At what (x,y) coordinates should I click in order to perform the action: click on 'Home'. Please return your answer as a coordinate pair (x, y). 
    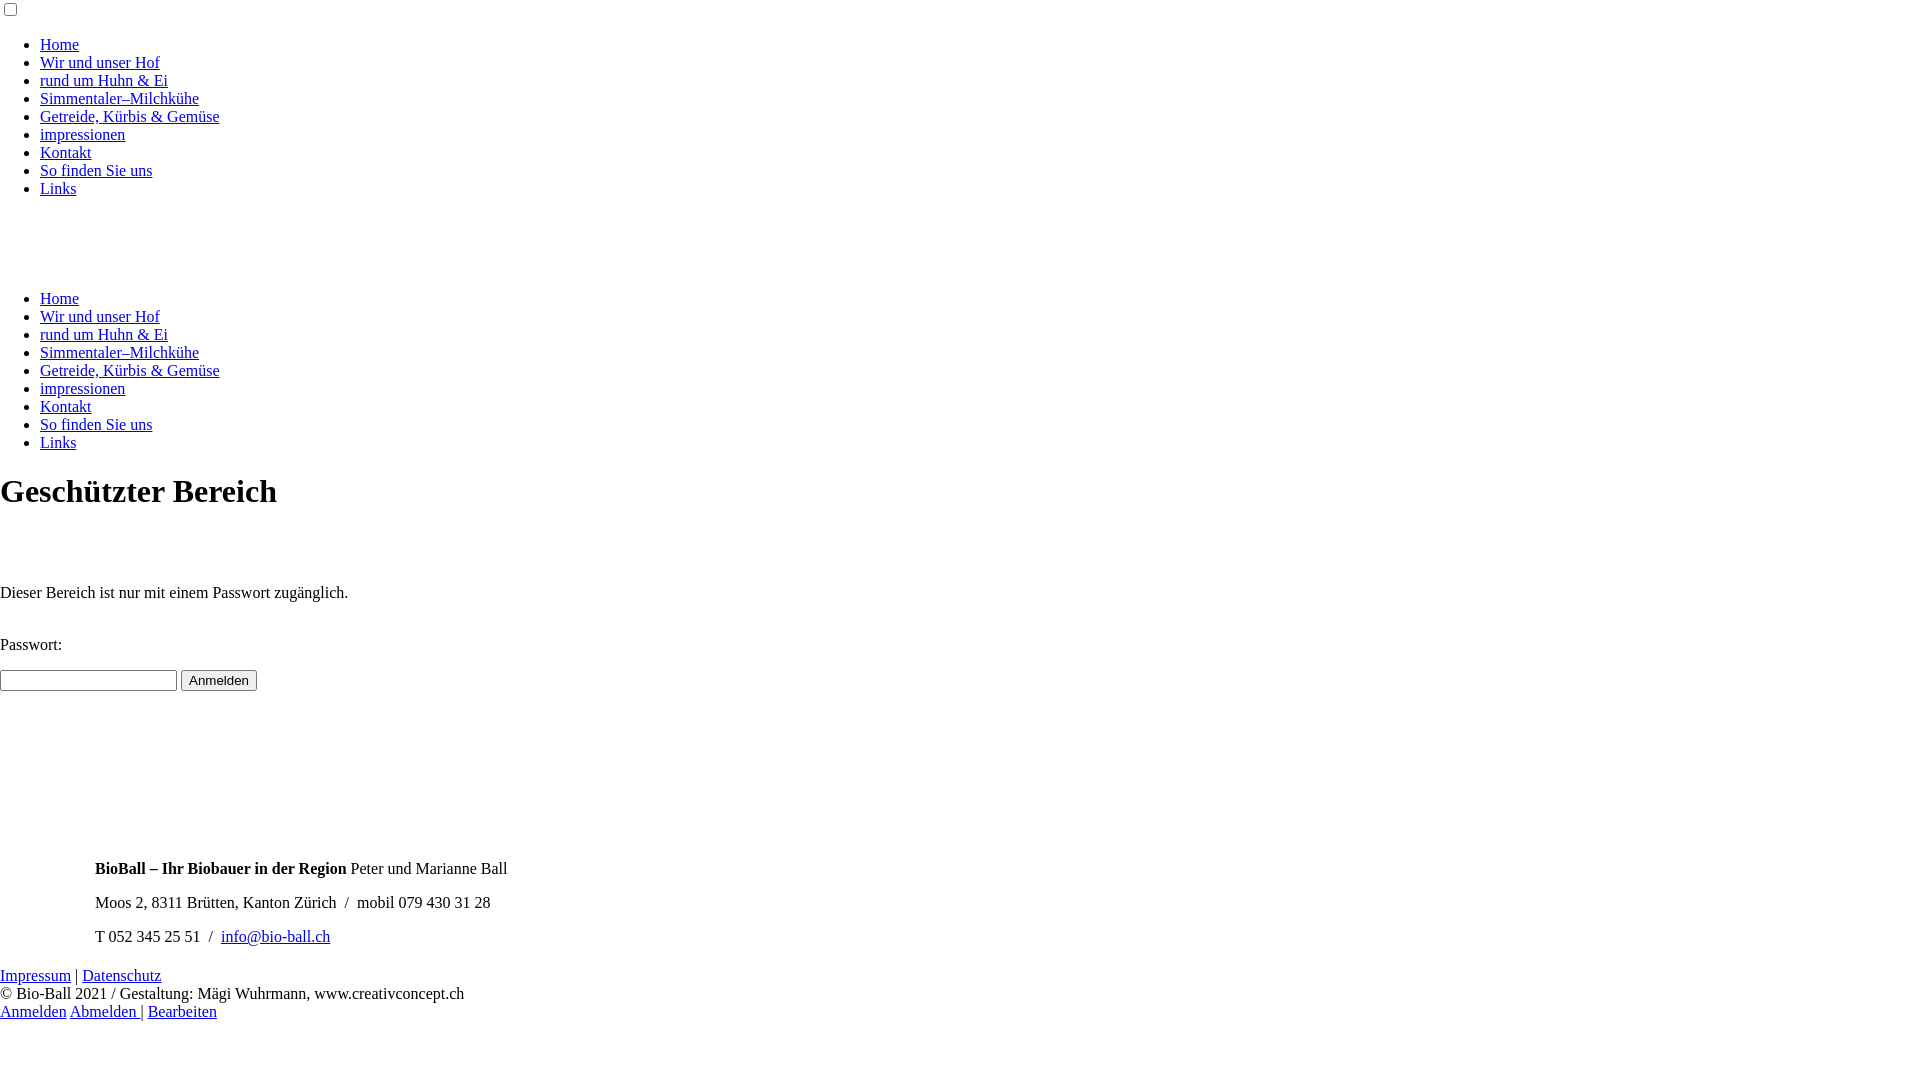
    Looking at the image, I should click on (59, 298).